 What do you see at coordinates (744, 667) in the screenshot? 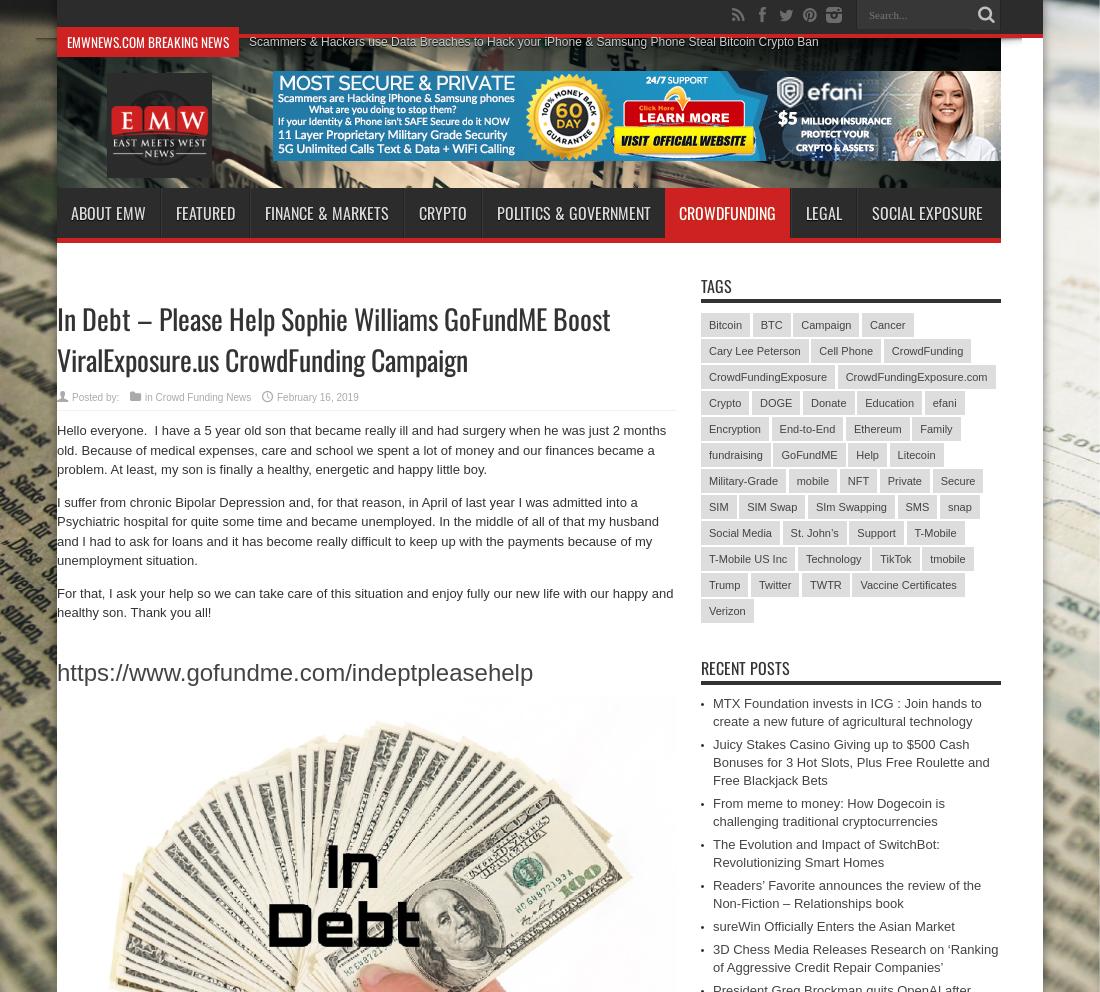
I see `'Recent Posts'` at bounding box center [744, 667].